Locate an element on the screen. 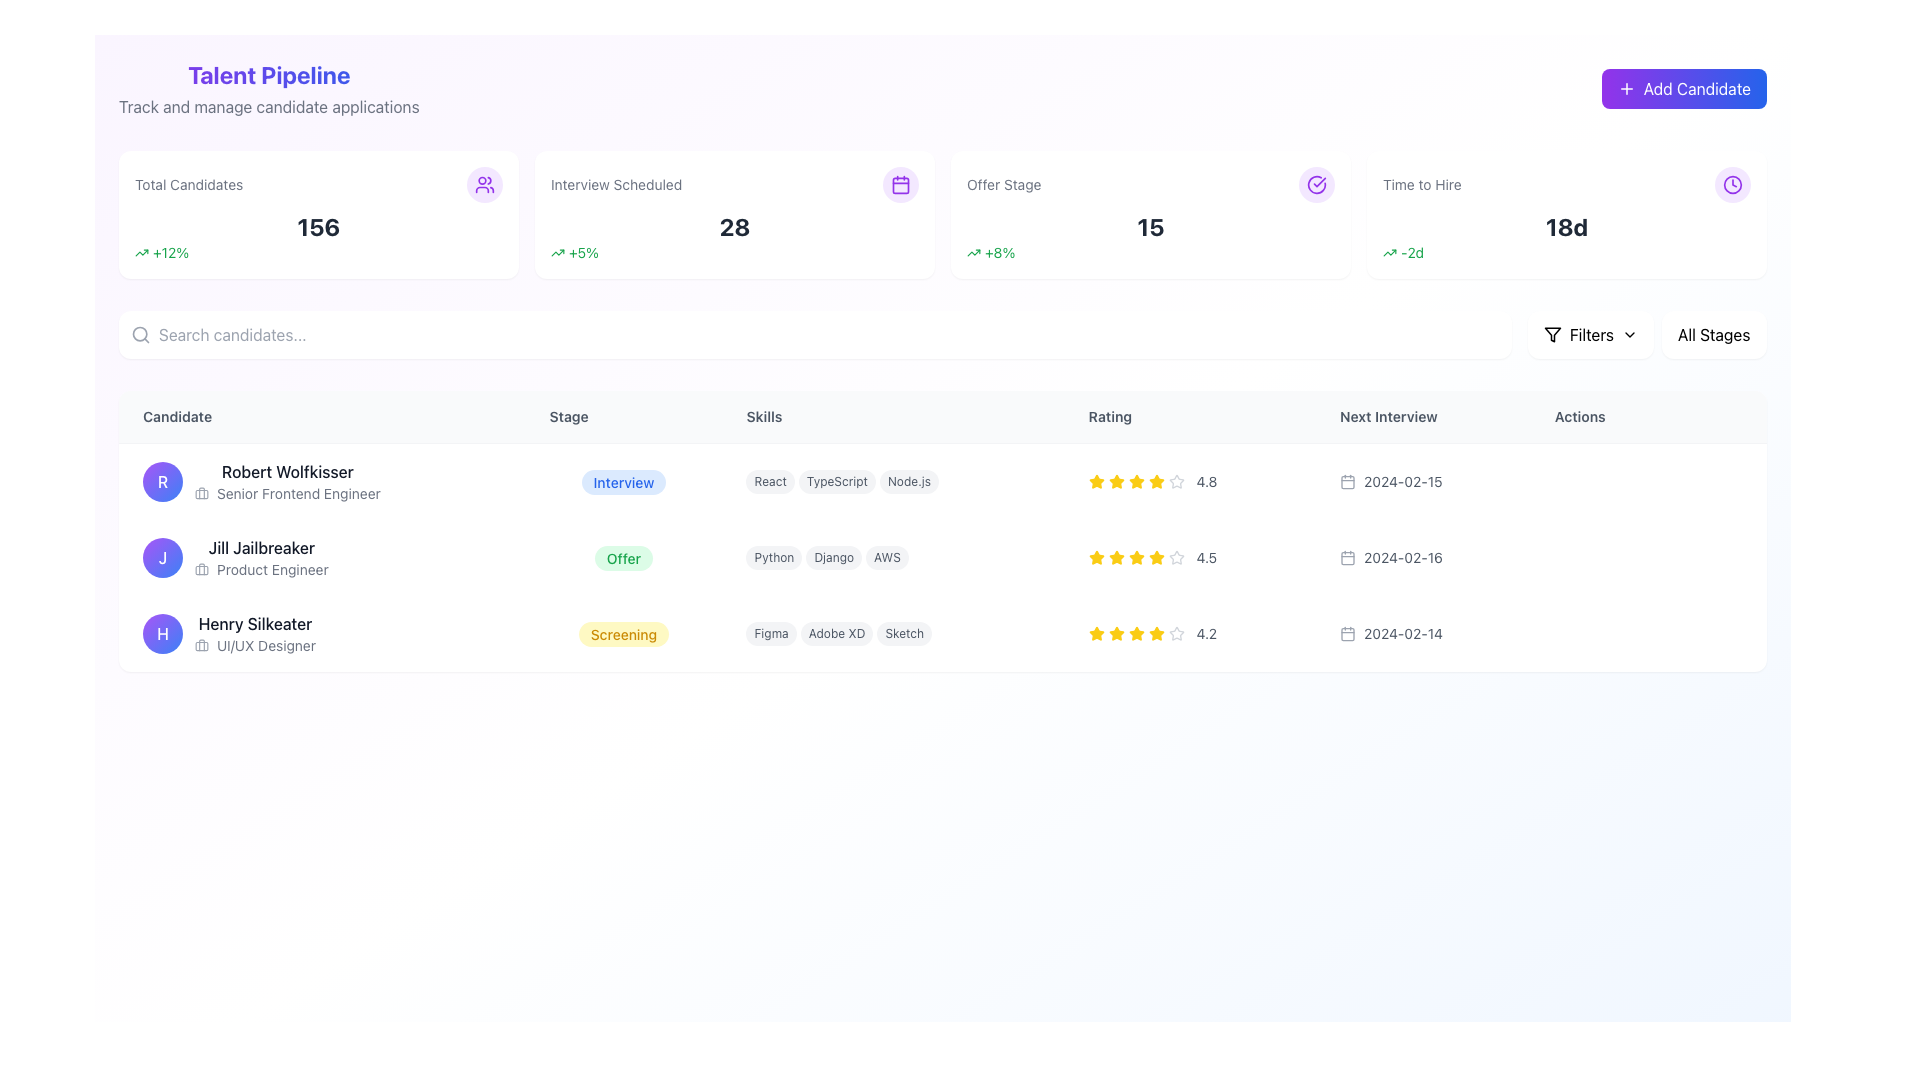  the candidate's profile text block located in the second row under the 'Candidate' column is located at coordinates (260, 558).